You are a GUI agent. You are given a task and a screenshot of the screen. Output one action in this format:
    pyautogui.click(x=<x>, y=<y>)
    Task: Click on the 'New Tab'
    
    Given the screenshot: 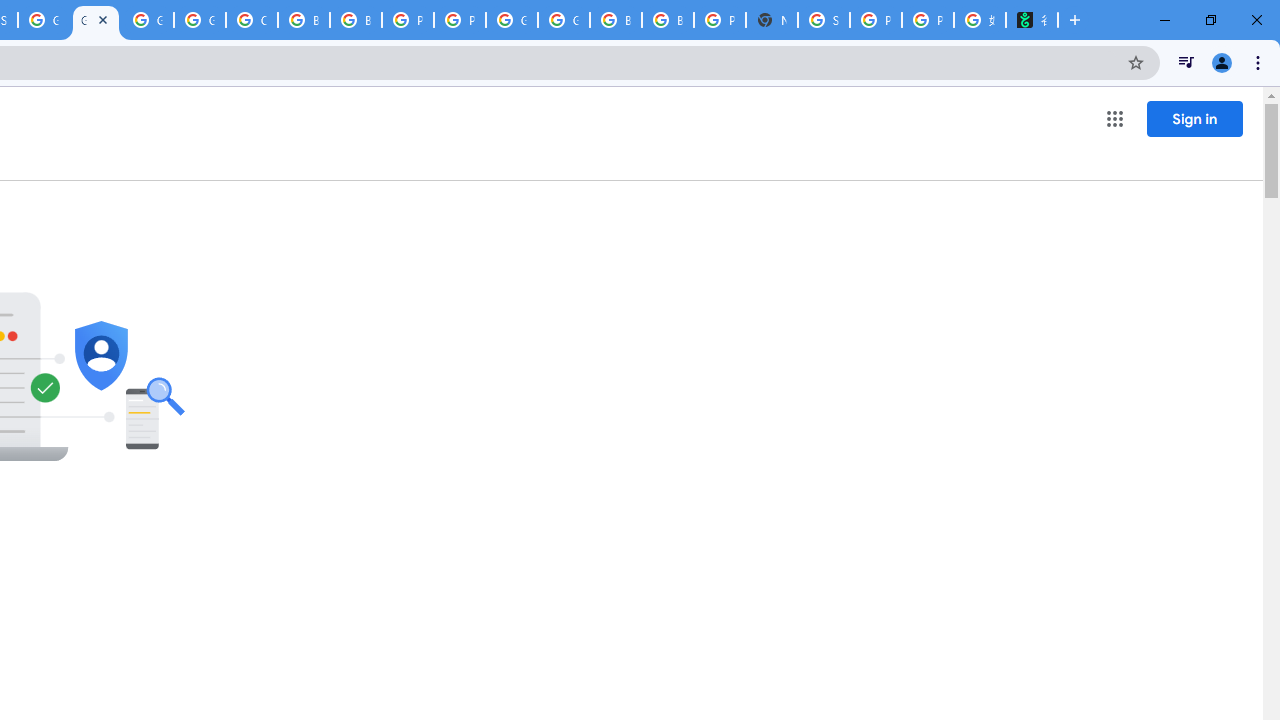 What is the action you would take?
    pyautogui.click(x=770, y=20)
    